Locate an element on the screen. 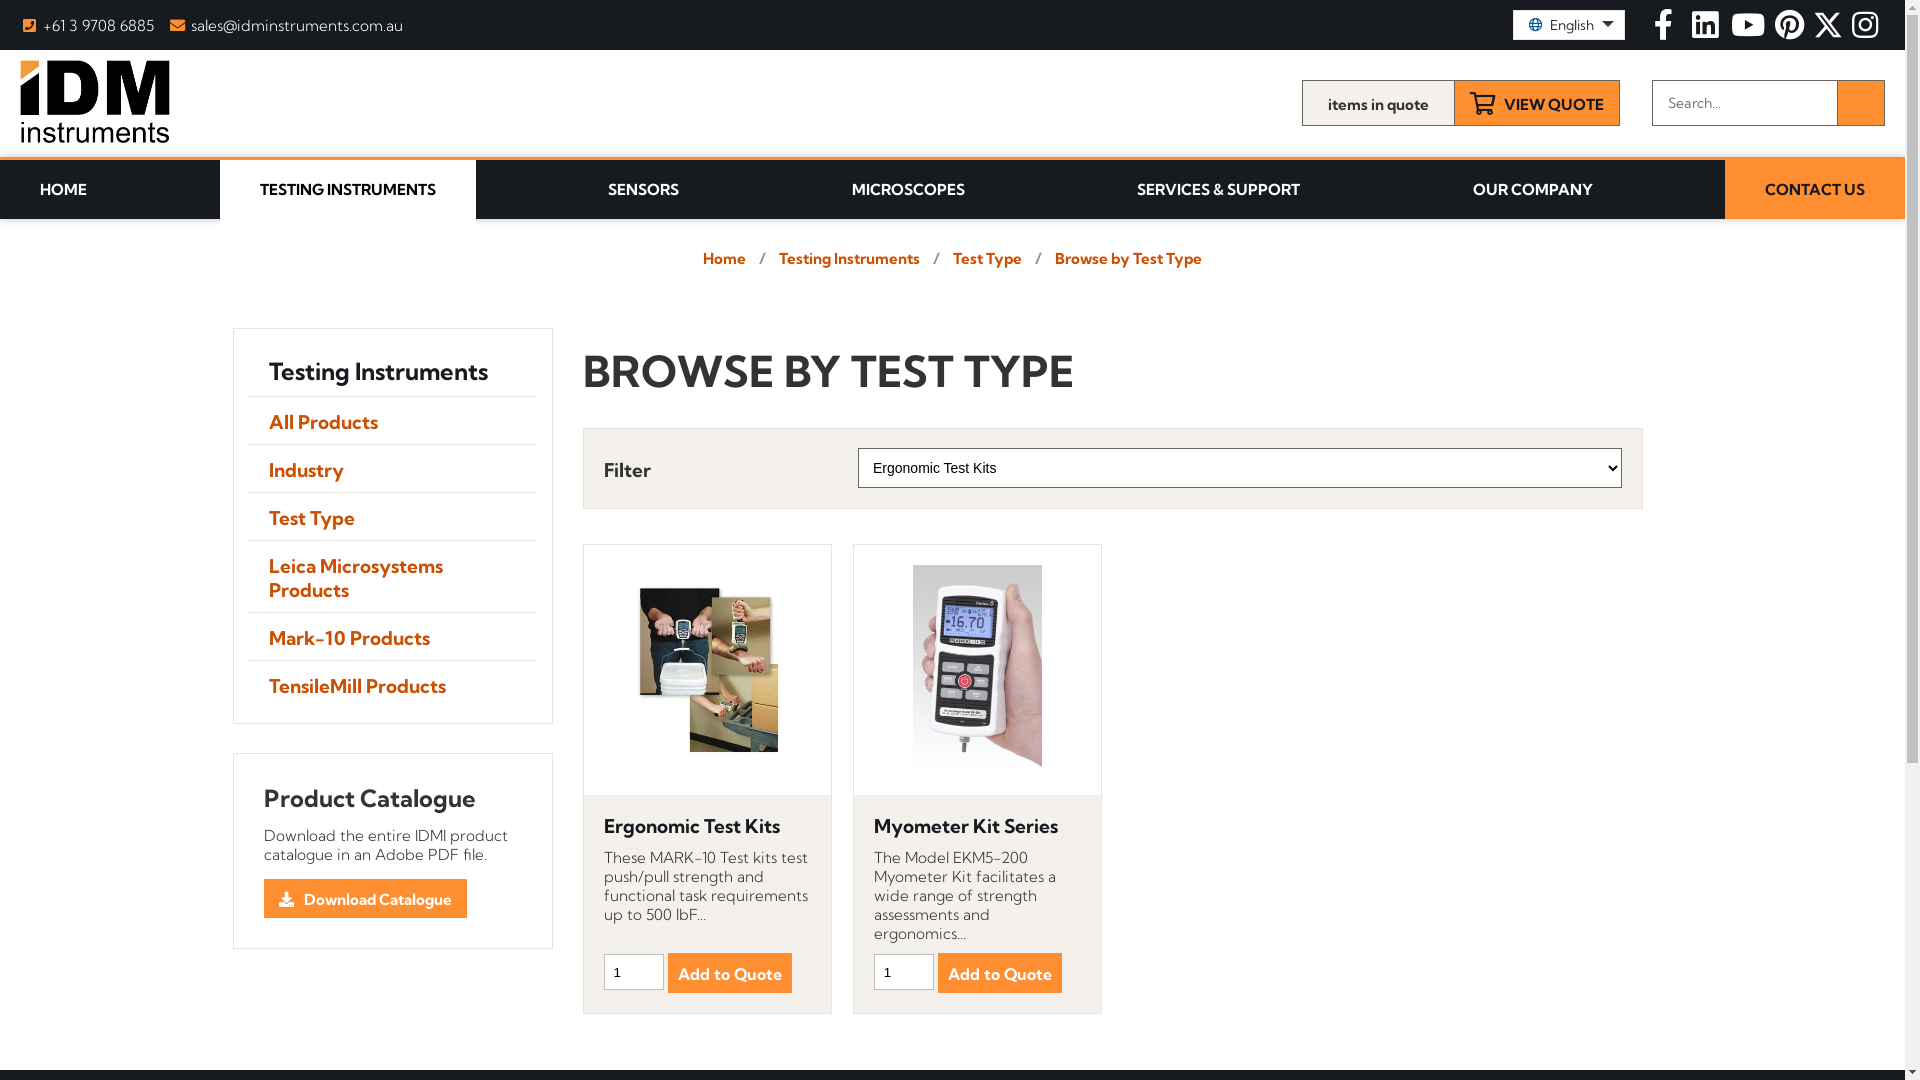 Image resolution: width=1920 pixels, height=1080 pixels. 'CONTACT US' is located at coordinates (1814, 189).